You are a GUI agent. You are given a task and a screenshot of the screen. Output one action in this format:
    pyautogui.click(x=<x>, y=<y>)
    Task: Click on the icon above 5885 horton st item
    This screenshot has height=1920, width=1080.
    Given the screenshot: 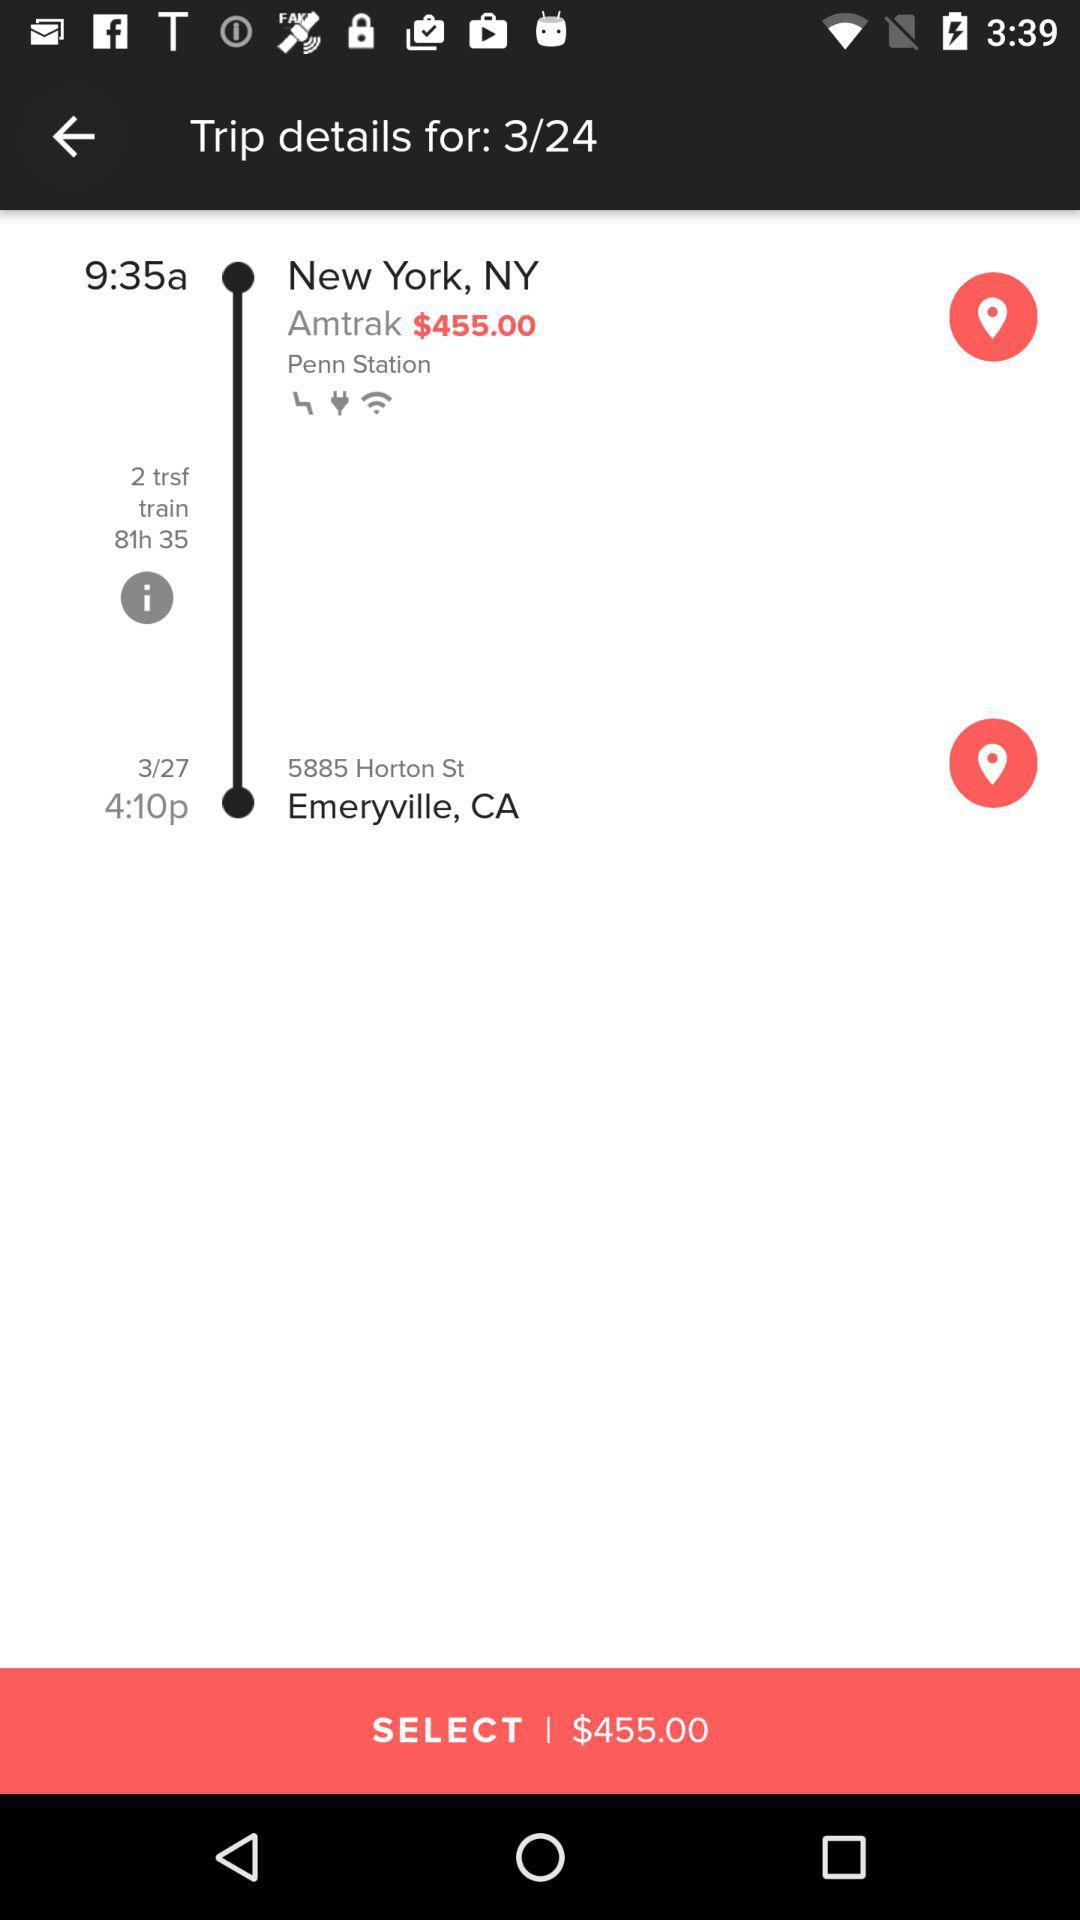 What is the action you would take?
    pyautogui.click(x=379, y=400)
    